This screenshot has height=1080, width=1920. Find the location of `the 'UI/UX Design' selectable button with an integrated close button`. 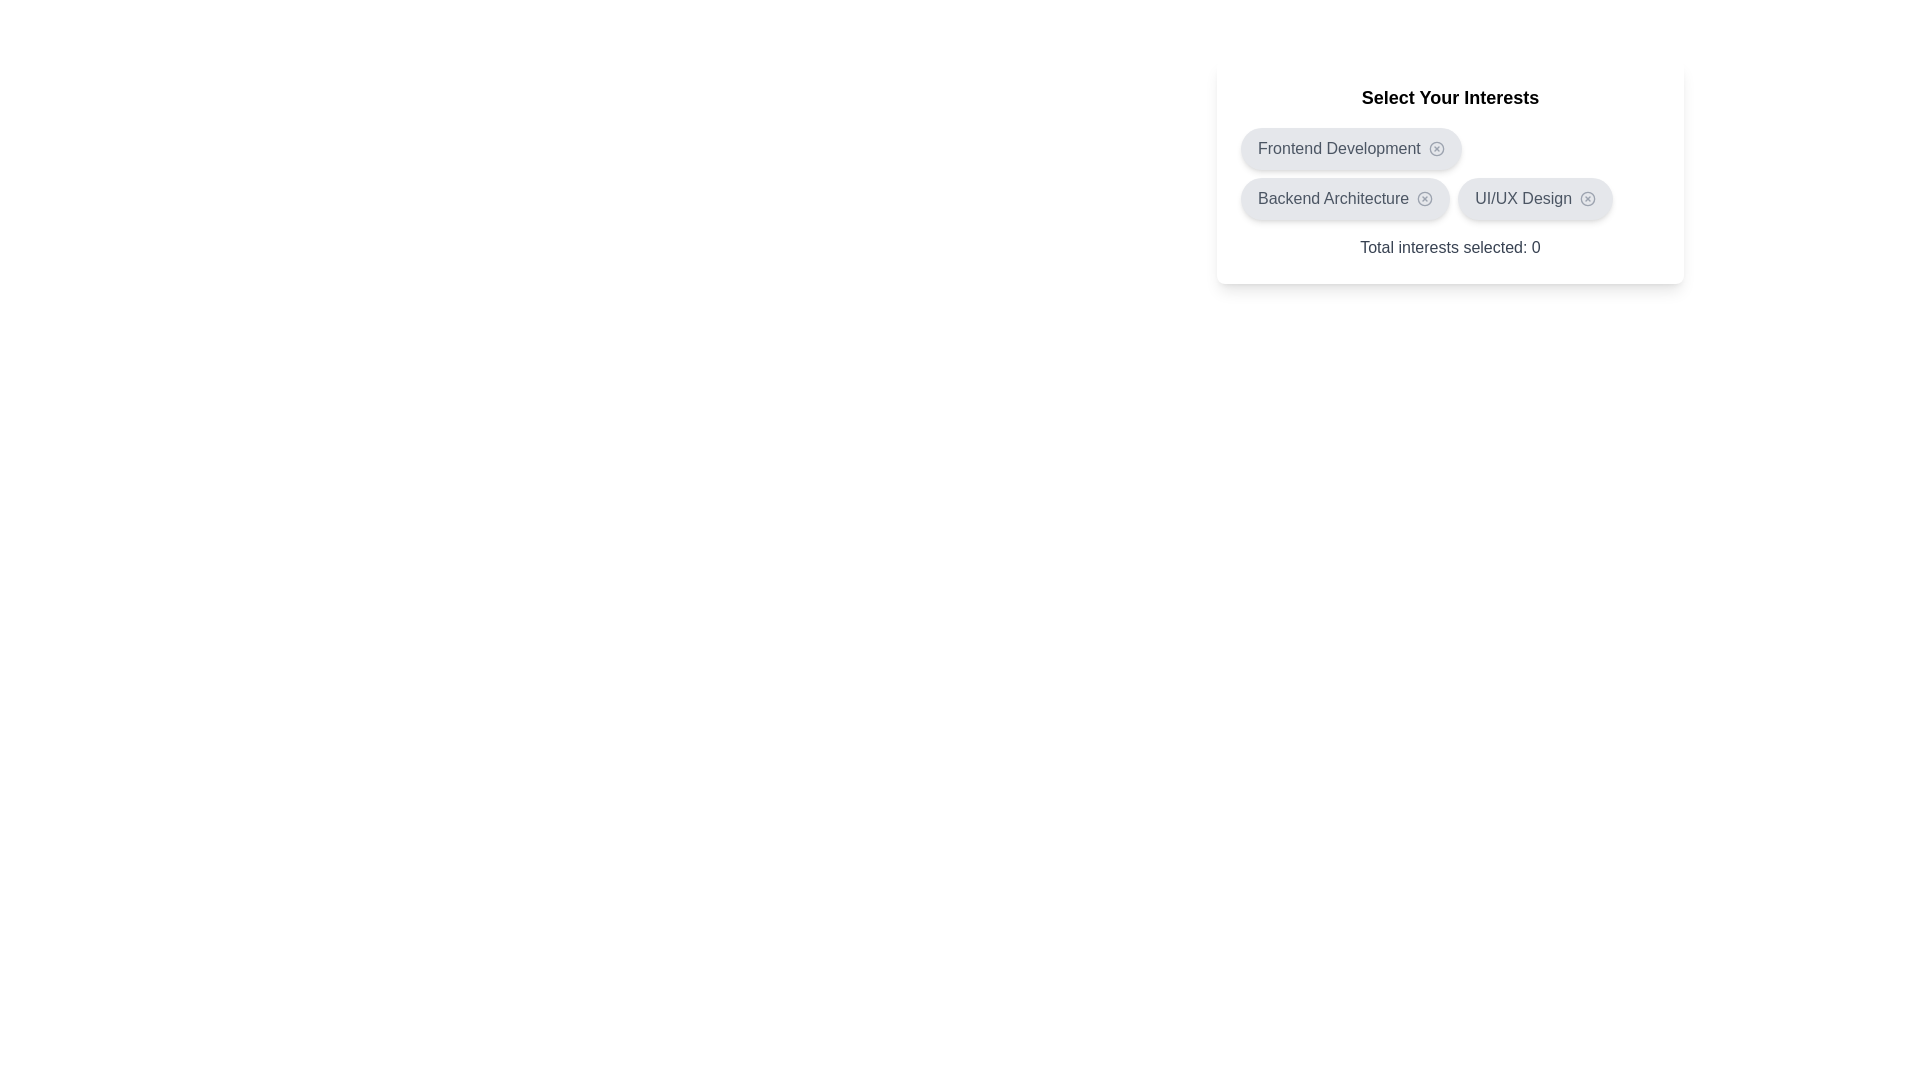

the 'UI/UX Design' selectable button with an integrated close button is located at coordinates (1534, 199).